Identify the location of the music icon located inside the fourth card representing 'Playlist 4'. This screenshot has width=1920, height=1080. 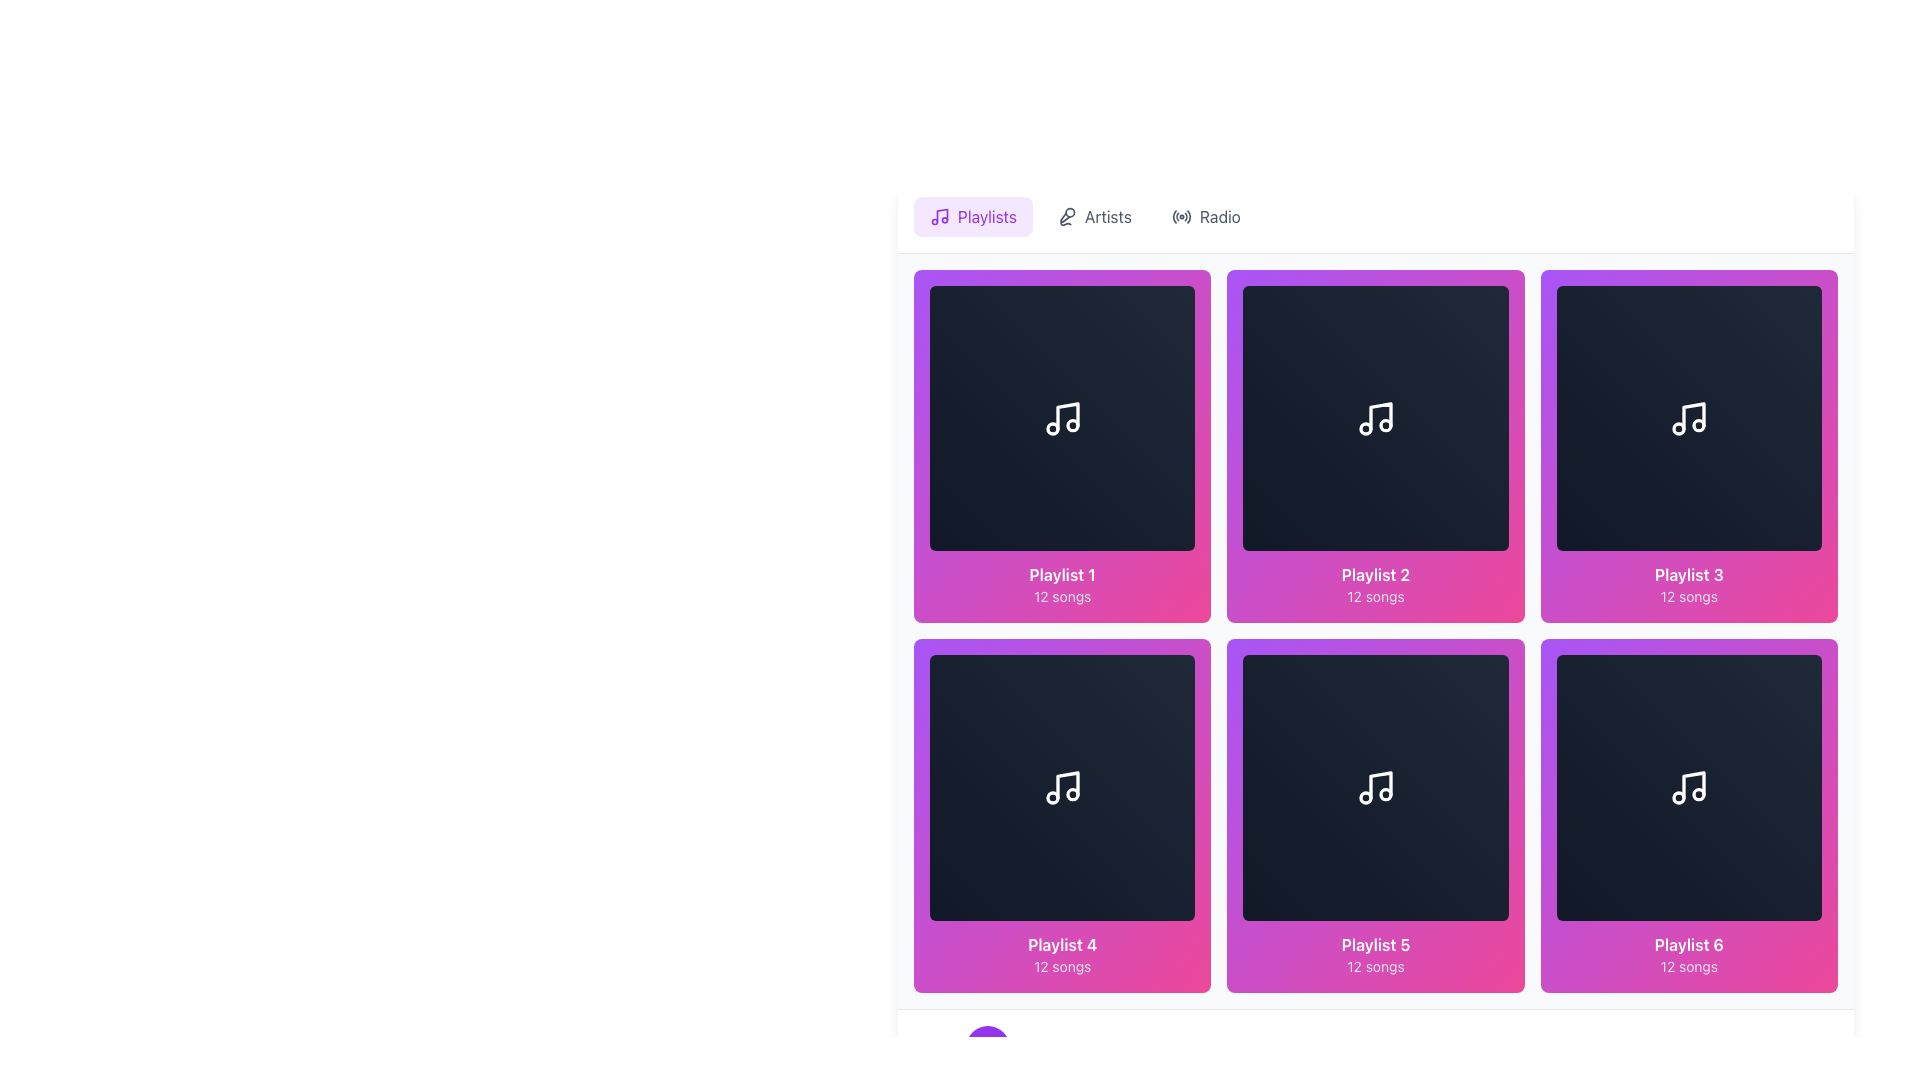
(1066, 784).